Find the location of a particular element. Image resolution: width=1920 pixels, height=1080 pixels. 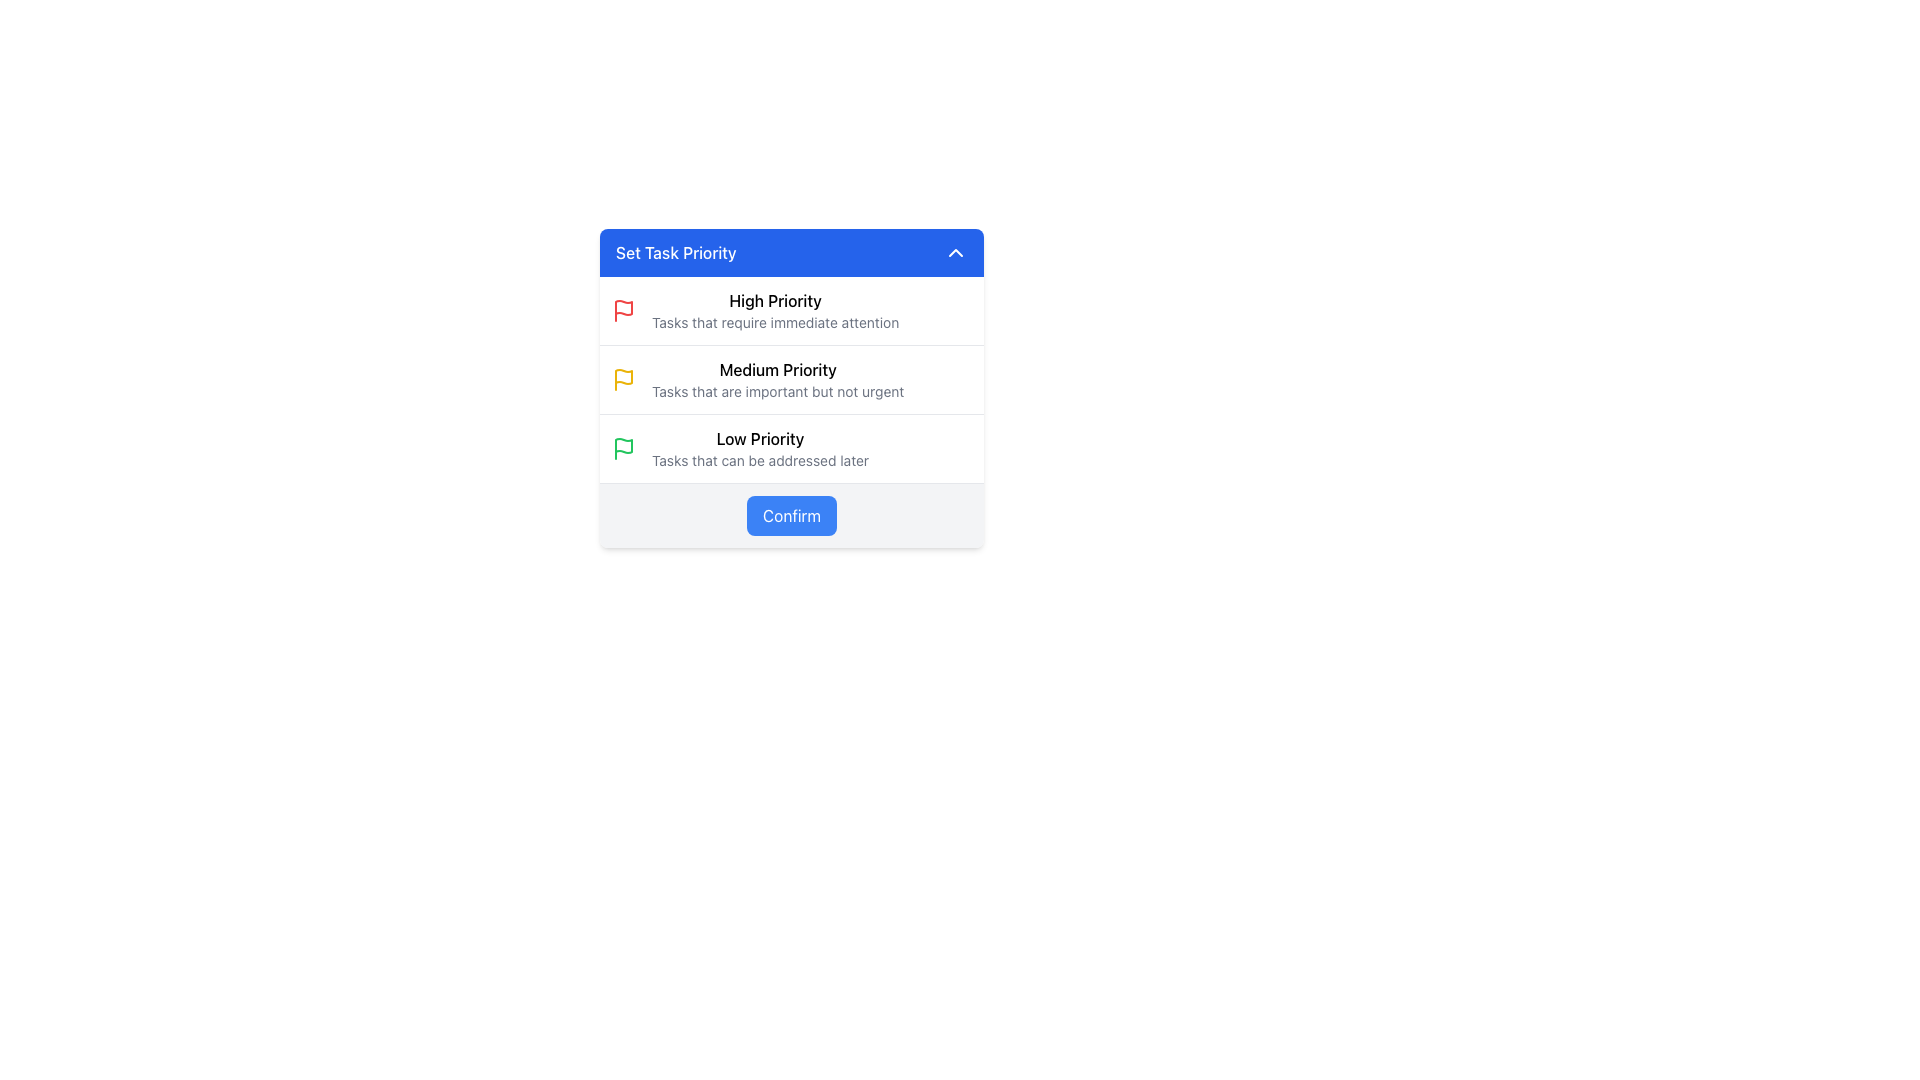

the 'Low Priority' list item in the 'Set Task Priority' section is located at coordinates (791, 446).